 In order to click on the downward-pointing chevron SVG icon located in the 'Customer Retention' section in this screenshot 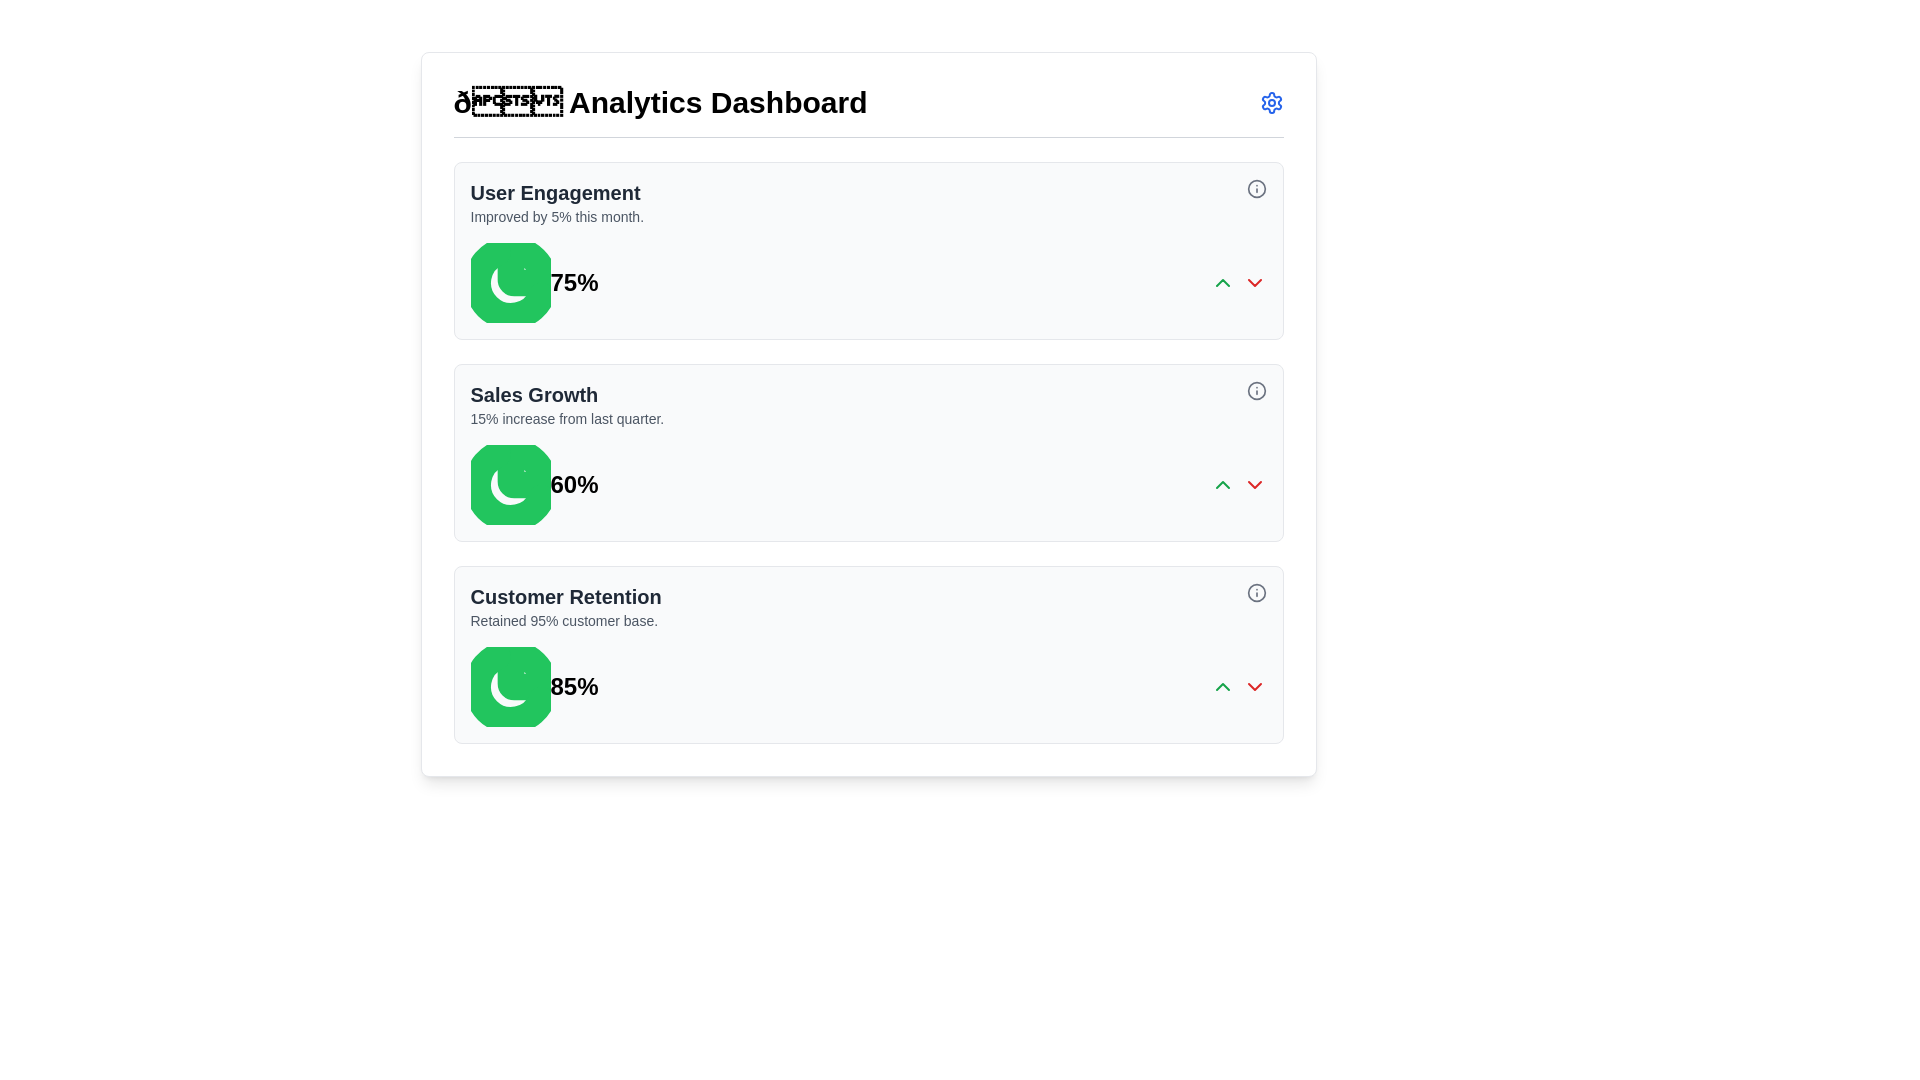, I will do `click(1253, 685)`.